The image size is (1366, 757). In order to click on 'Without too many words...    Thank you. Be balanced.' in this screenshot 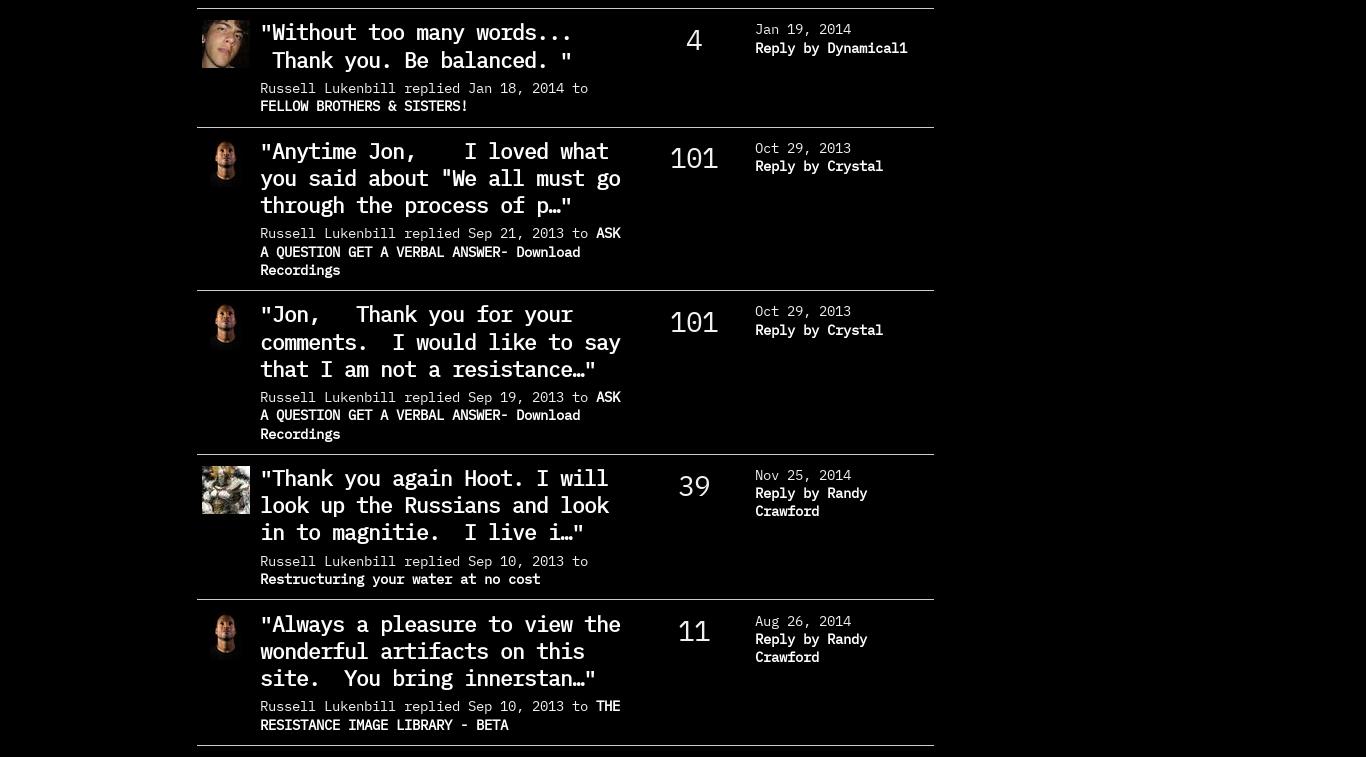, I will do `click(426, 44)`.